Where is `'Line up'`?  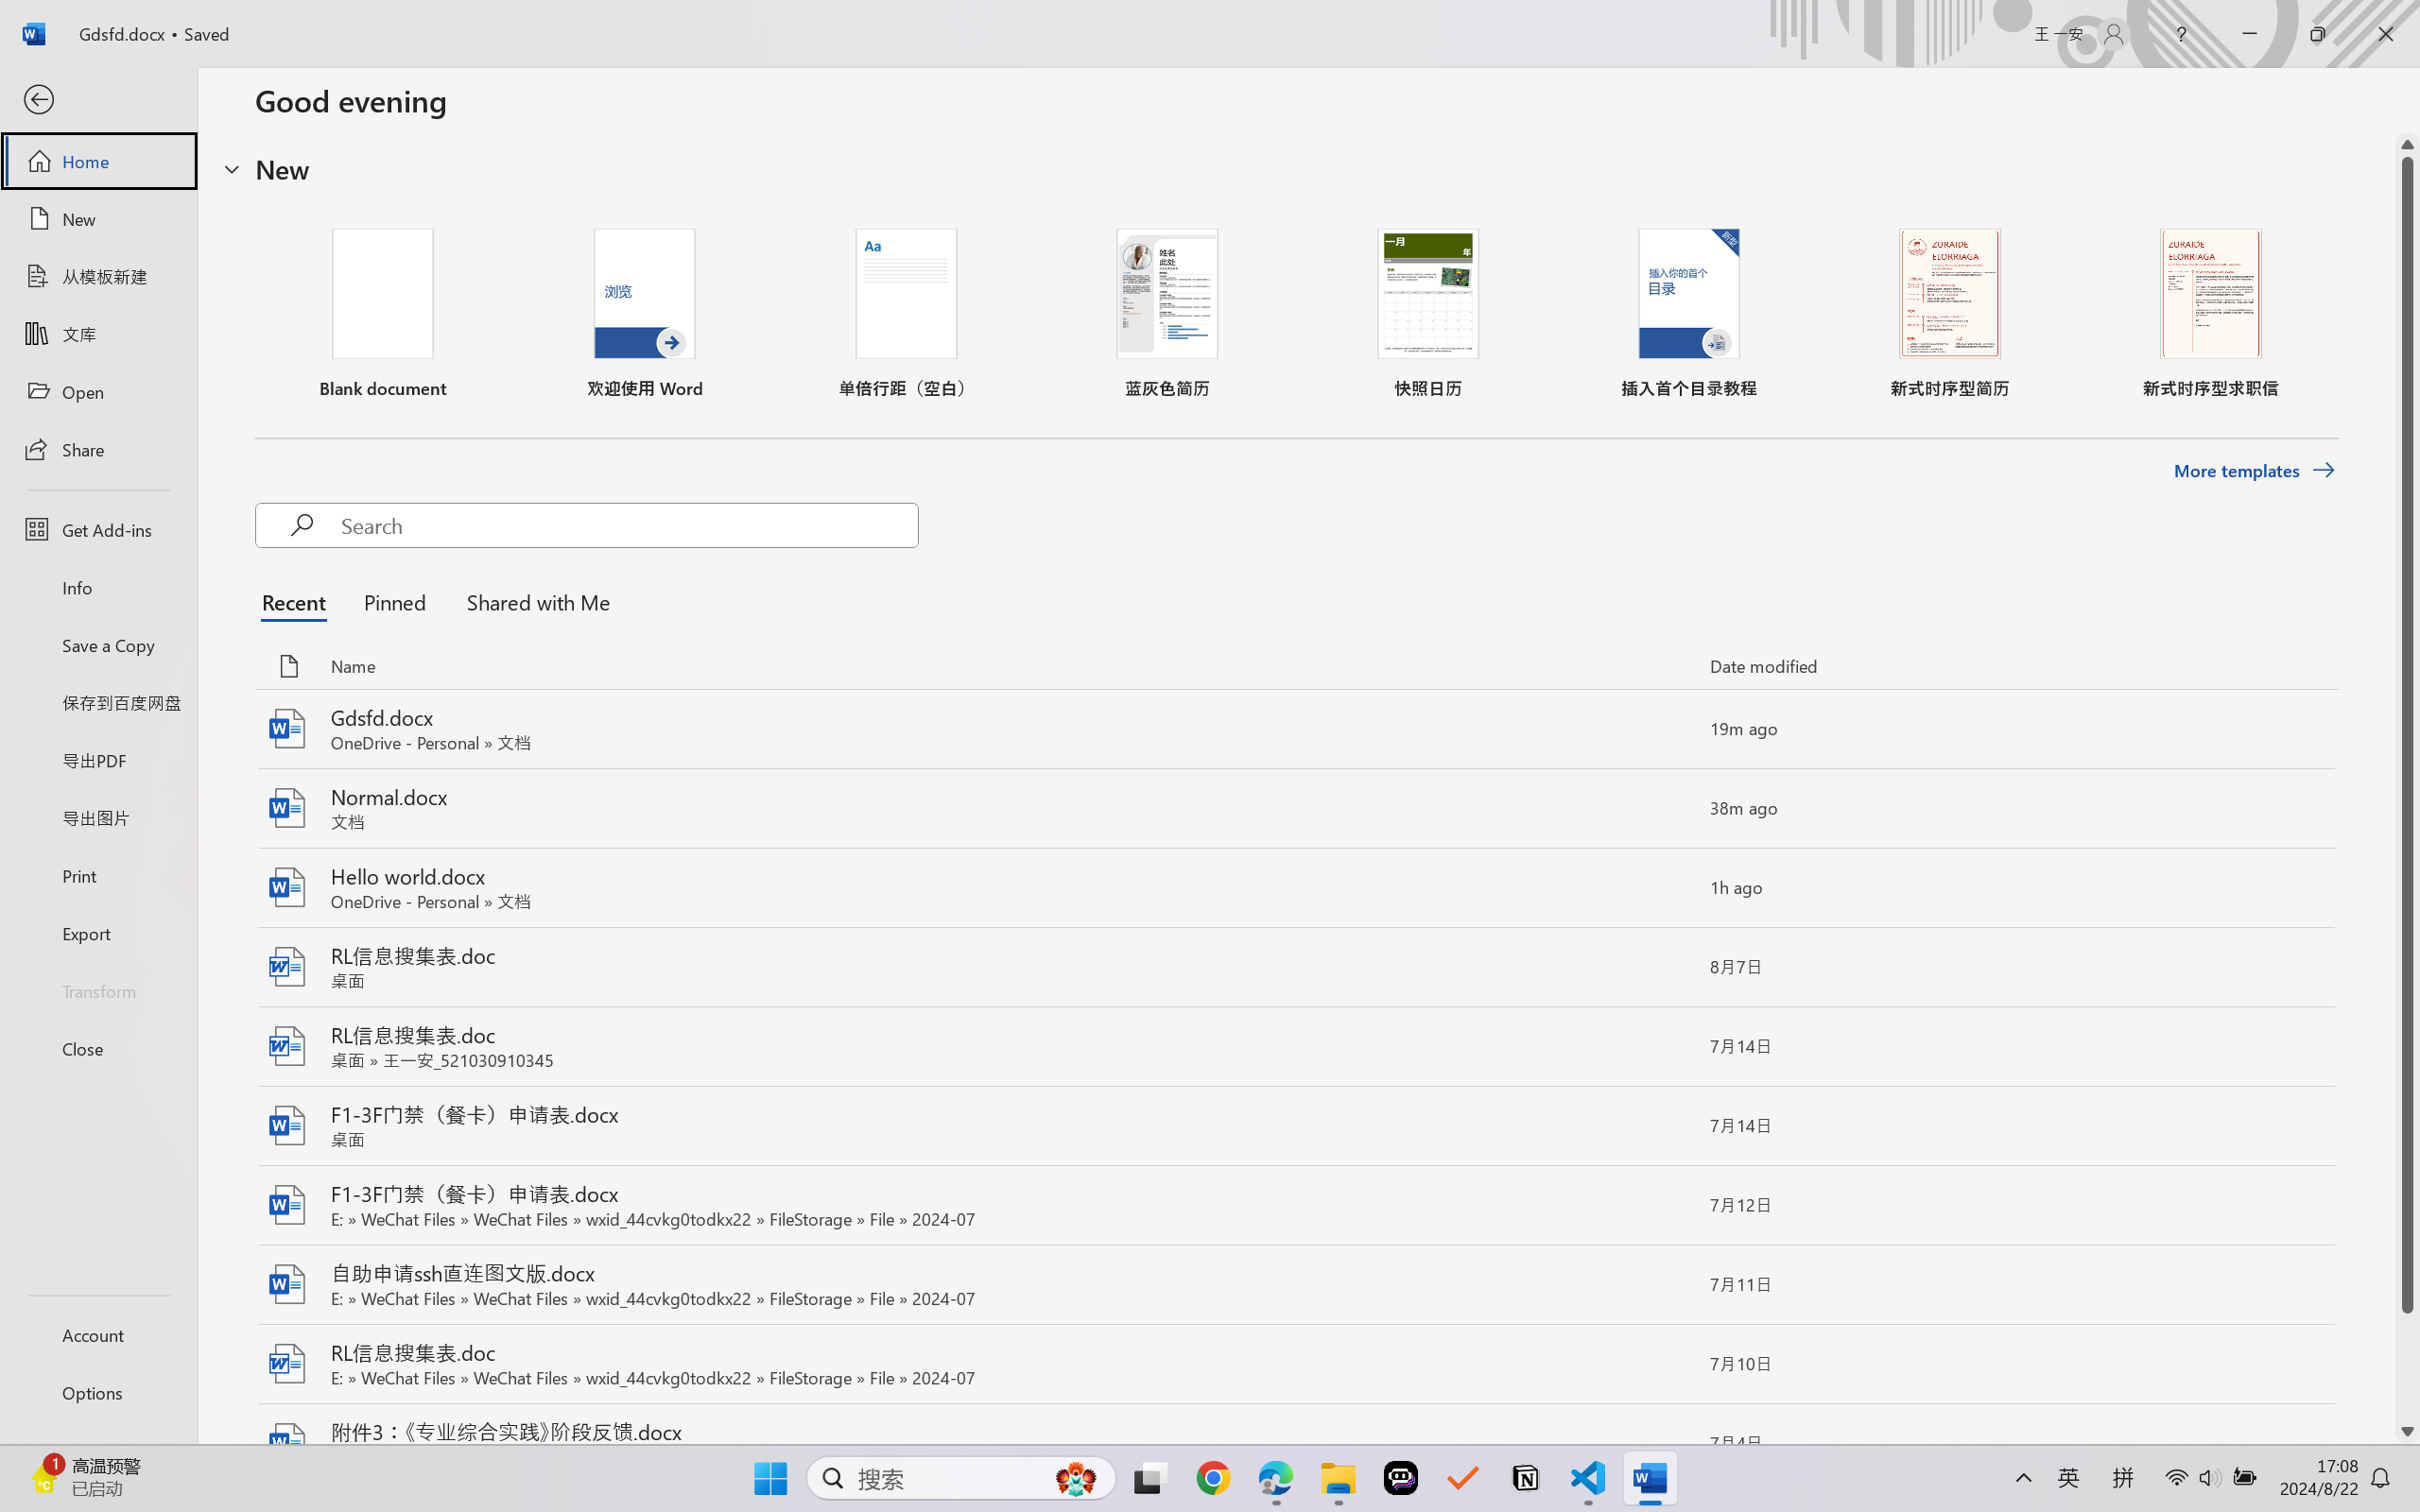
'Line up' is located at coordinates (2407, 144).